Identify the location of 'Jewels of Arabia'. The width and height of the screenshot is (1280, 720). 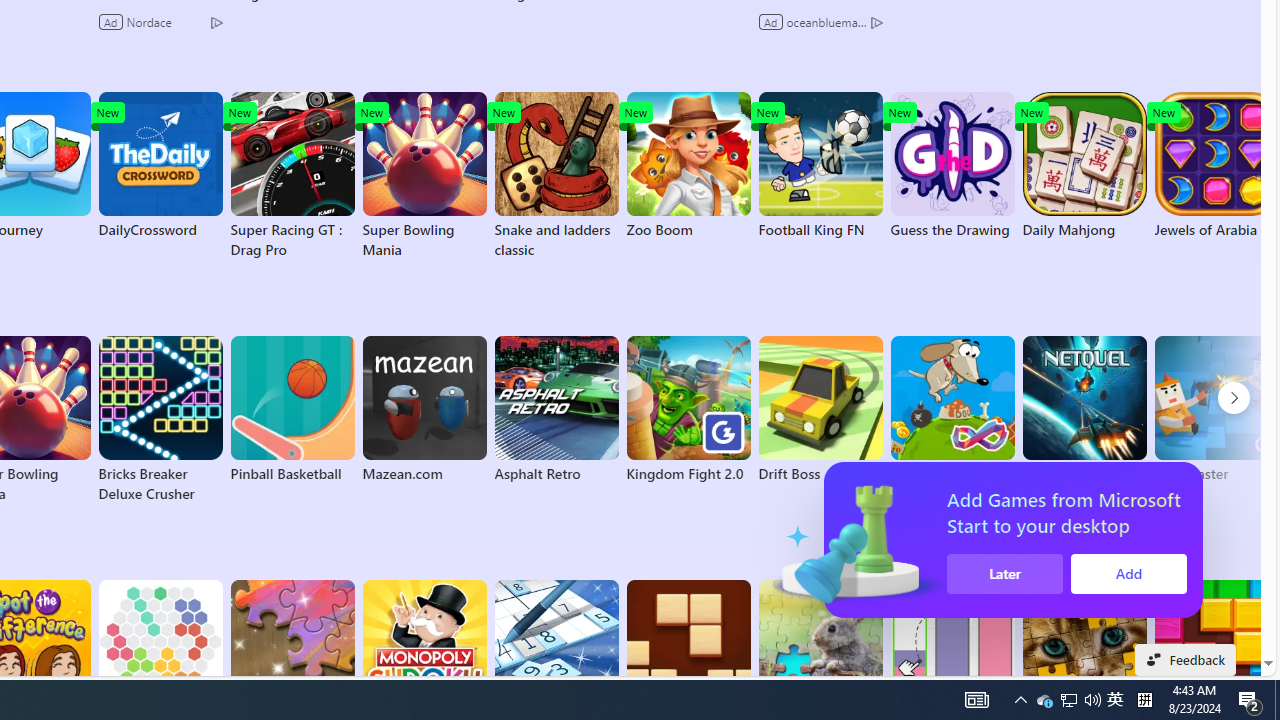
(1215, 164).